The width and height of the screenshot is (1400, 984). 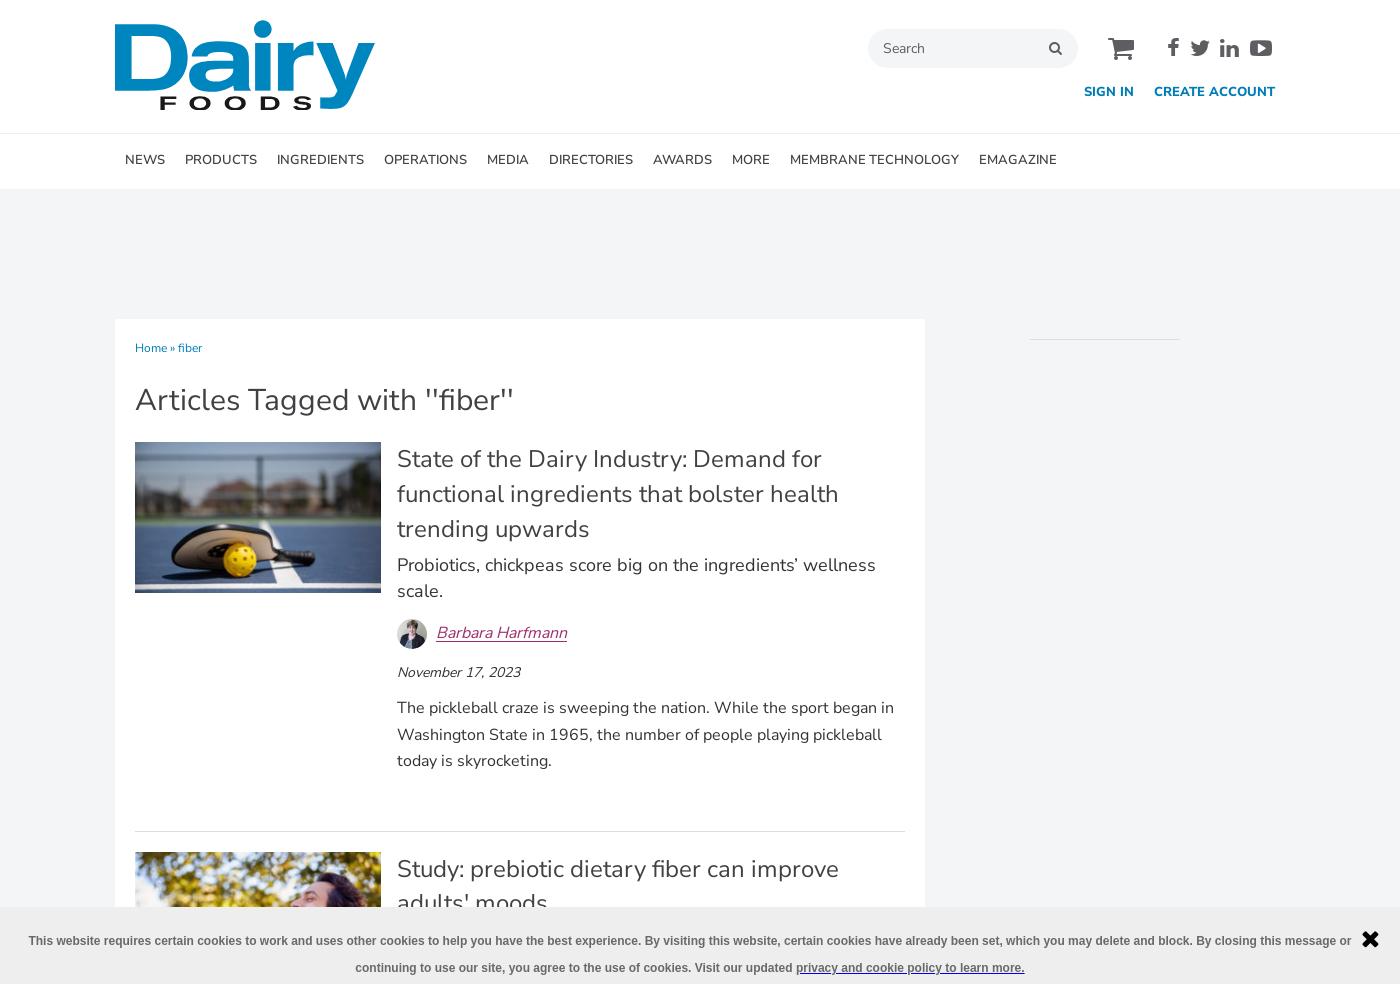 What do you see at coordinates (456, 671) in the screenshot?
I see `'November 17, 2023'` at bounding box center [456, 671].